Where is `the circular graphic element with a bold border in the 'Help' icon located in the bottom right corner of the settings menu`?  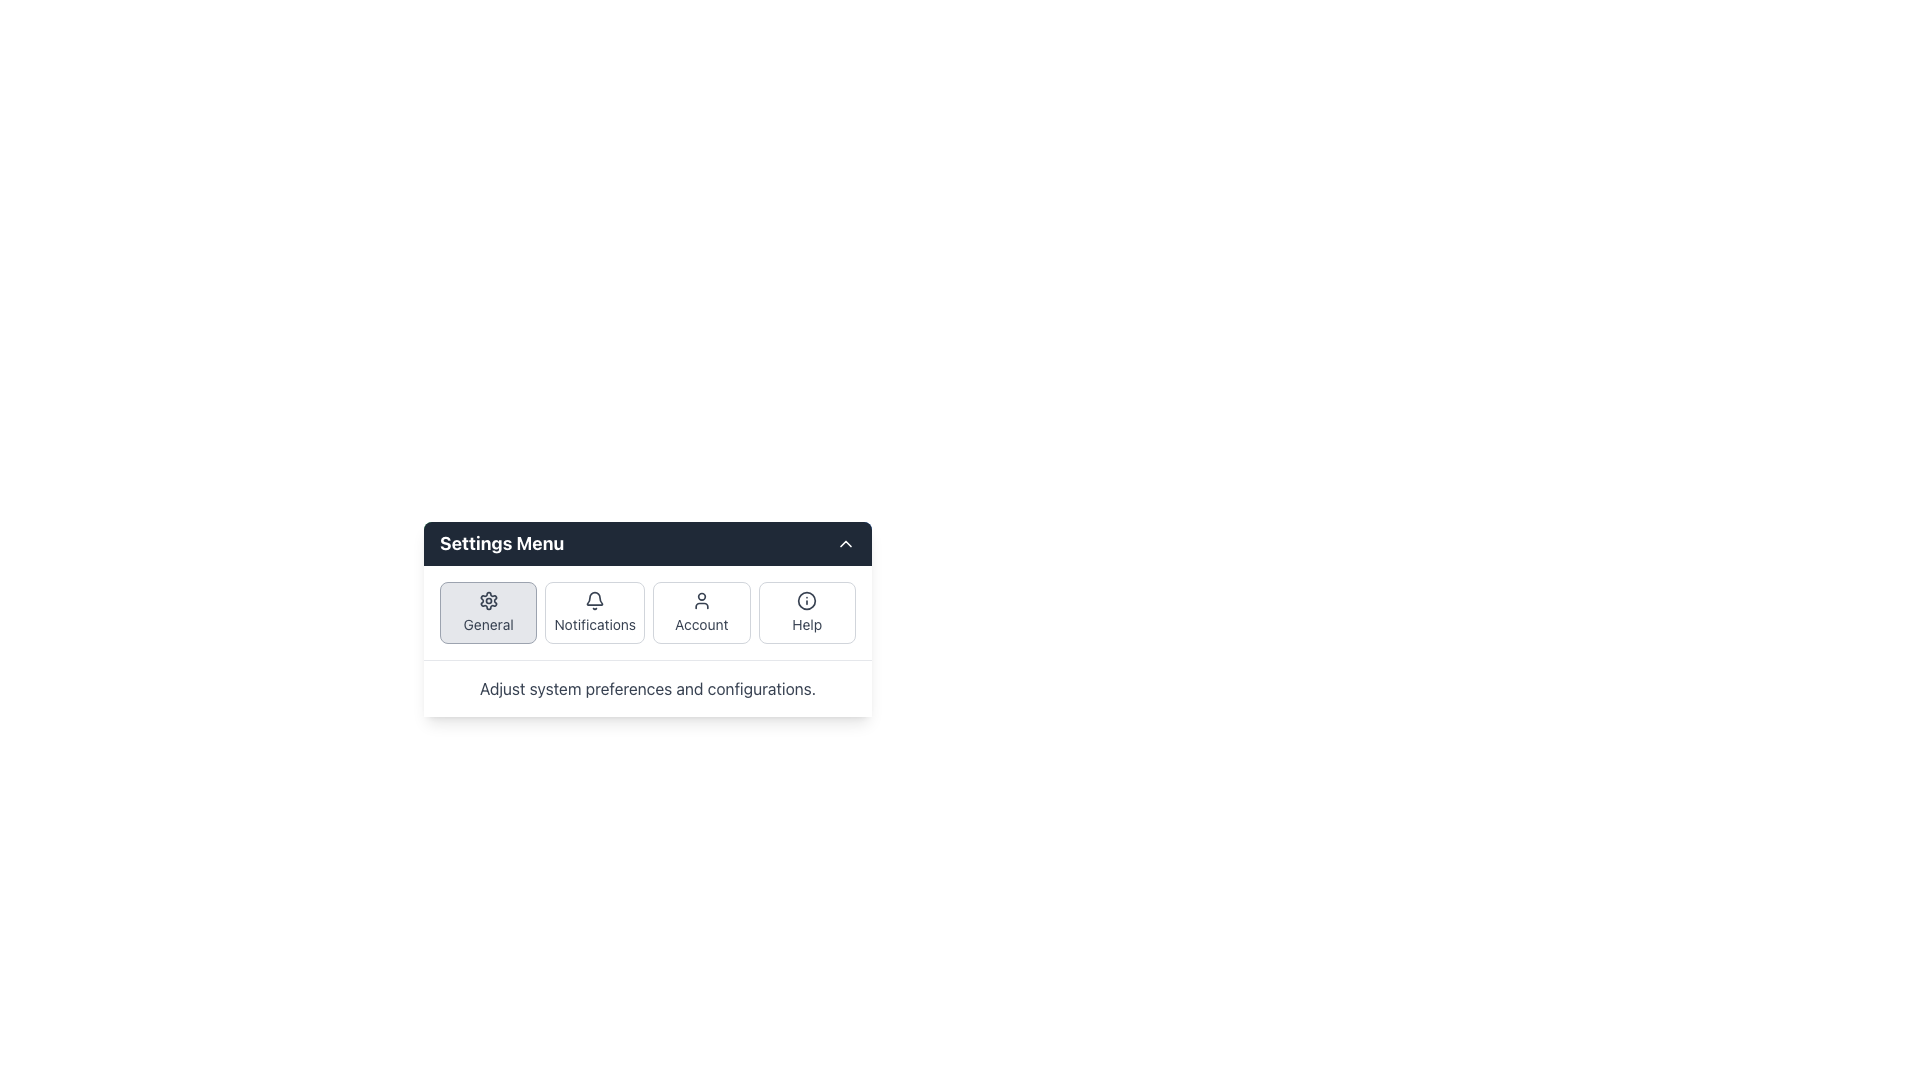 the circular graphic element with a bold border in the 'Help' icon located in the bottom right corner of the settings menu is located at coordinates (807, 600).